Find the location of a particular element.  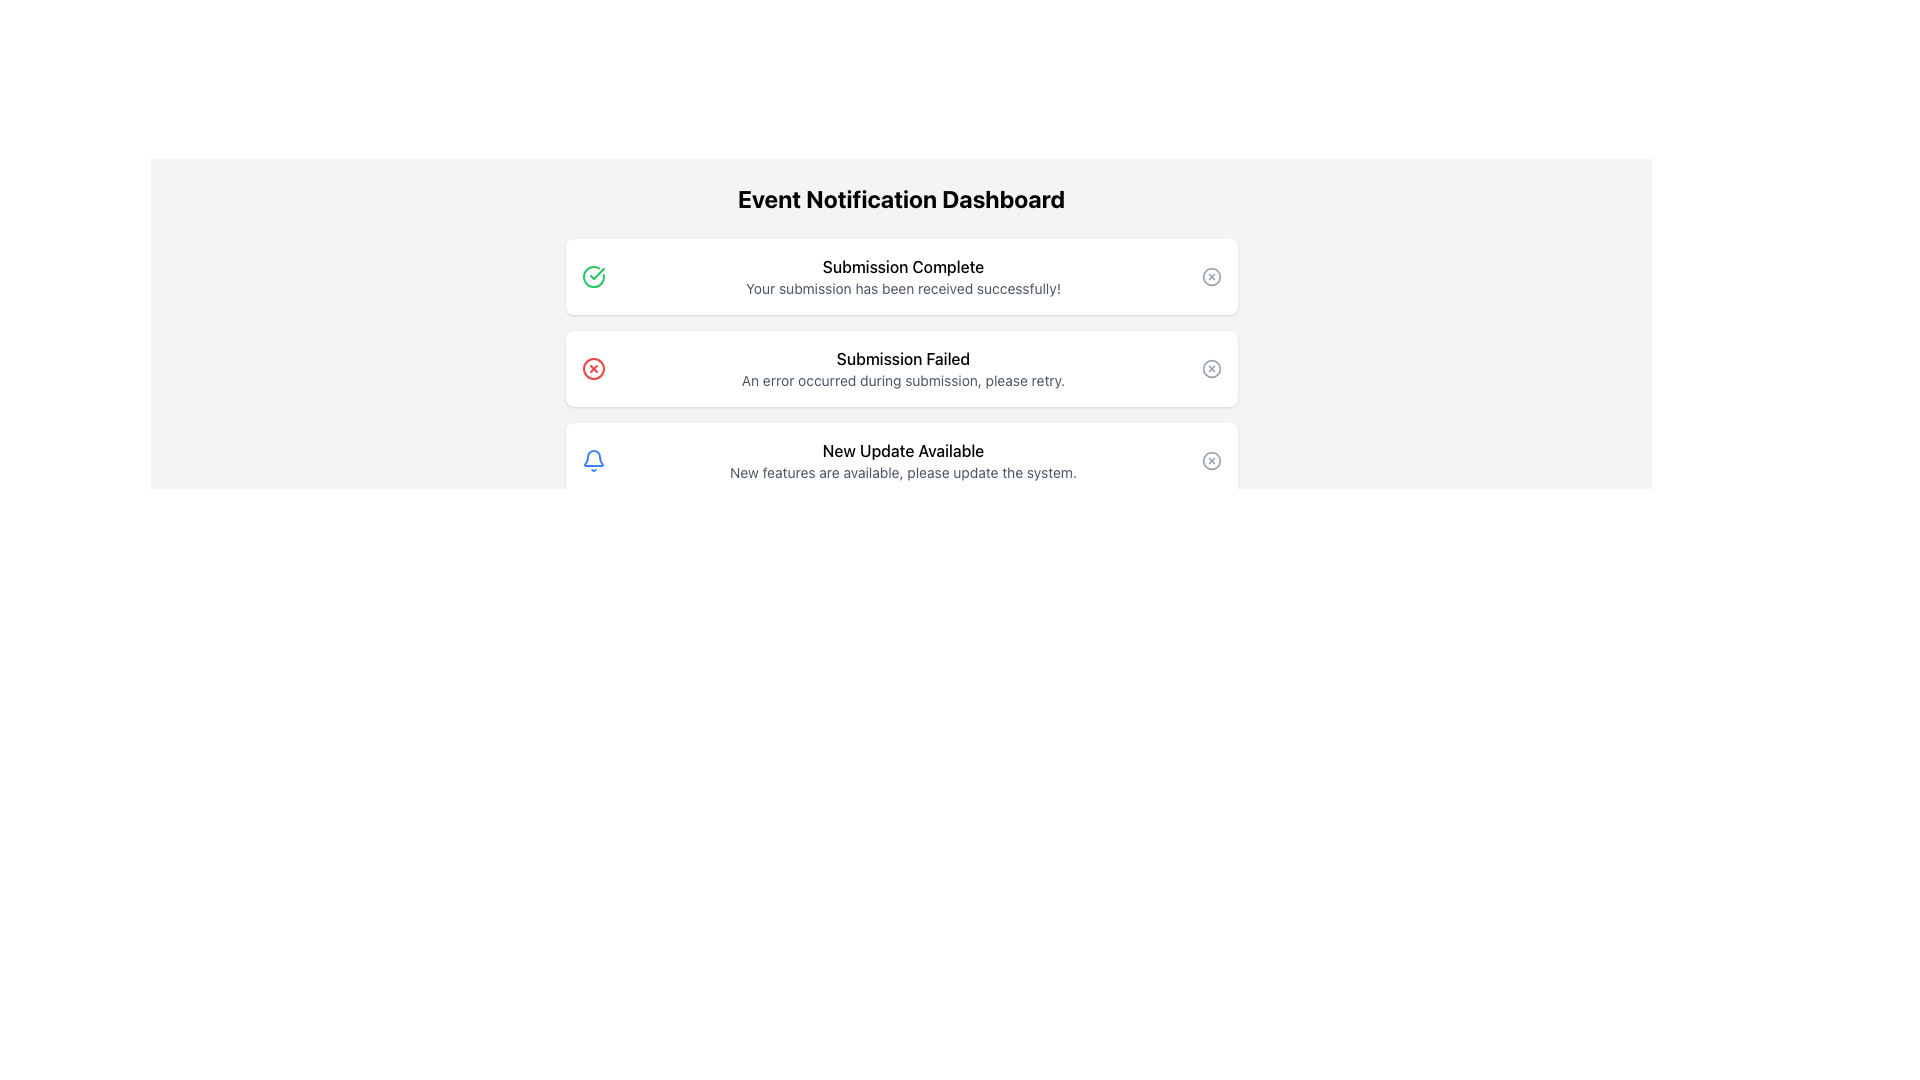

the outer circular part of the 'close' icon located at the far right of the 'Submission Complete' notification row is located at coordinates (1210, 277).